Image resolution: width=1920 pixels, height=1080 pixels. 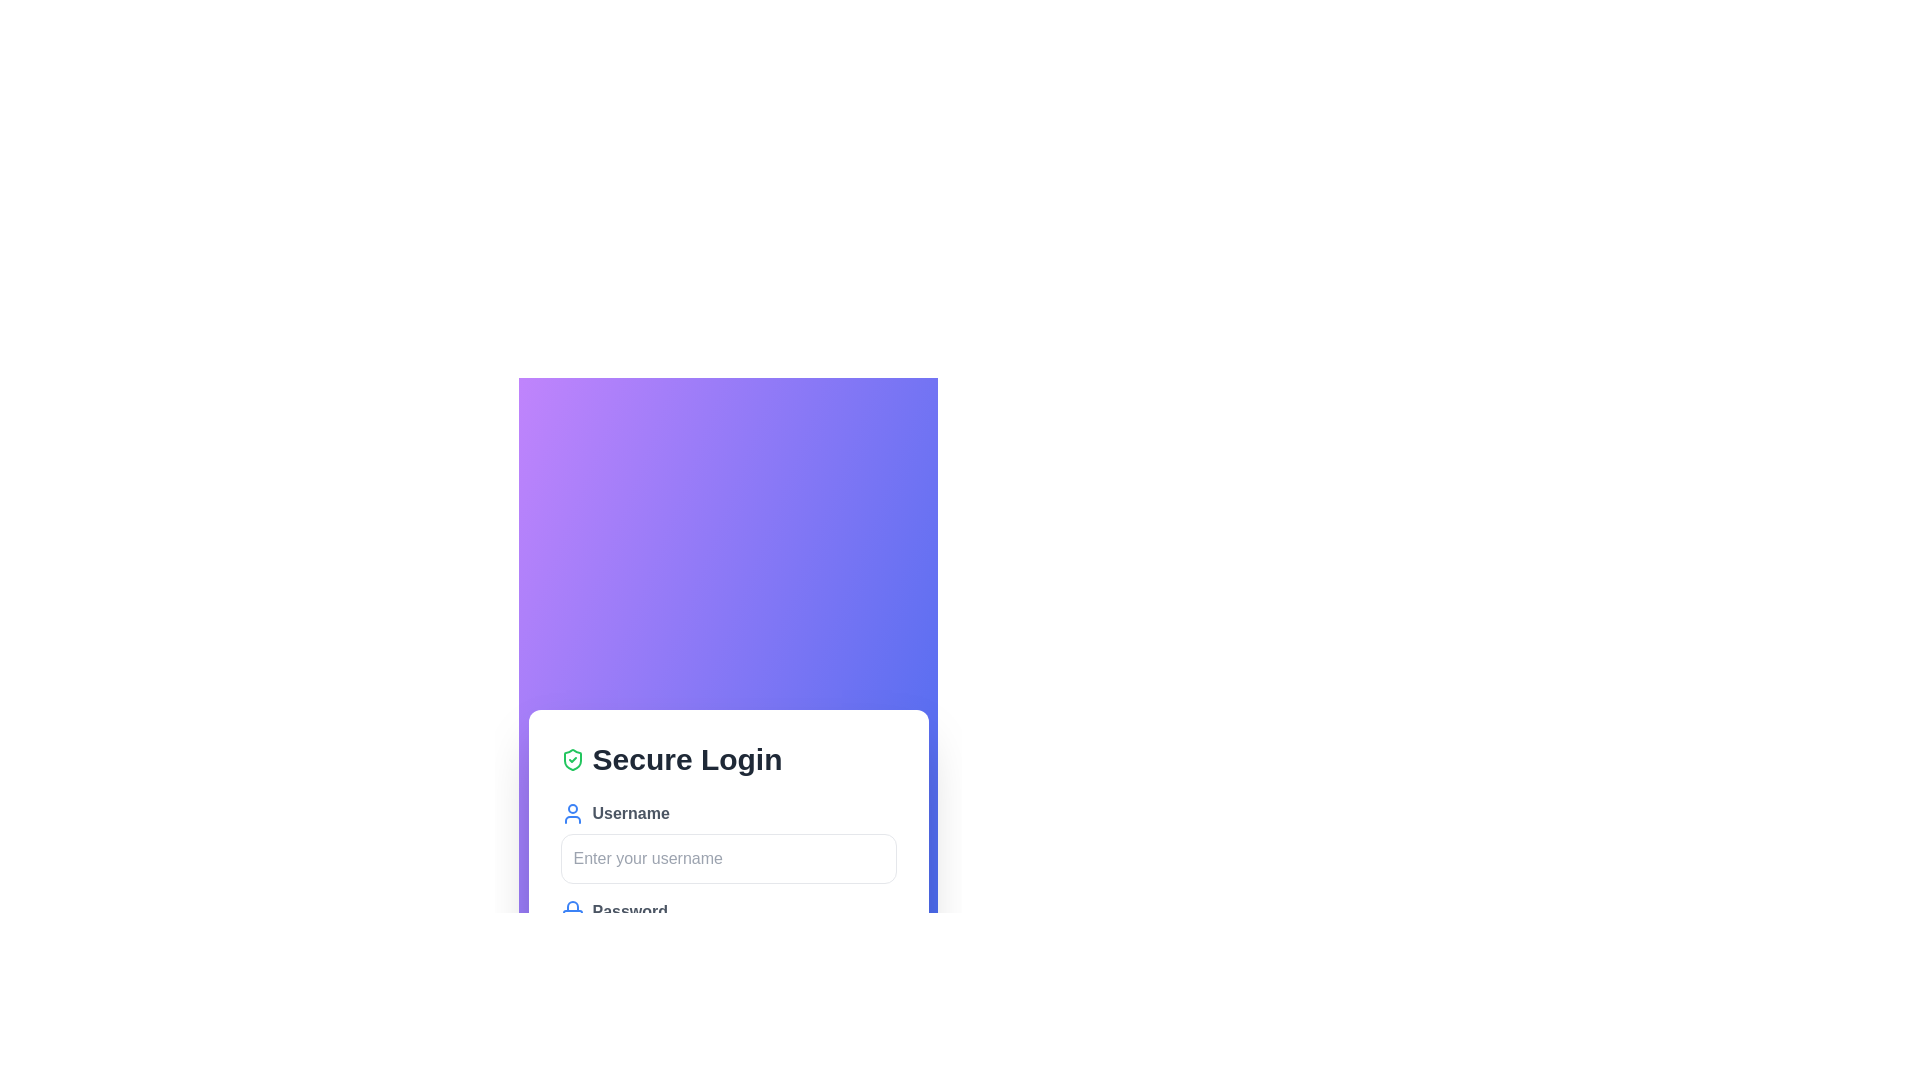 What do you see at coordinates (571, 916) in the screenshot?
I see `the lock icon component, which is a small rectangular shape with rounded corners, located adjacent to the password field labeled 'Password'` at bounding box center [571, 916].